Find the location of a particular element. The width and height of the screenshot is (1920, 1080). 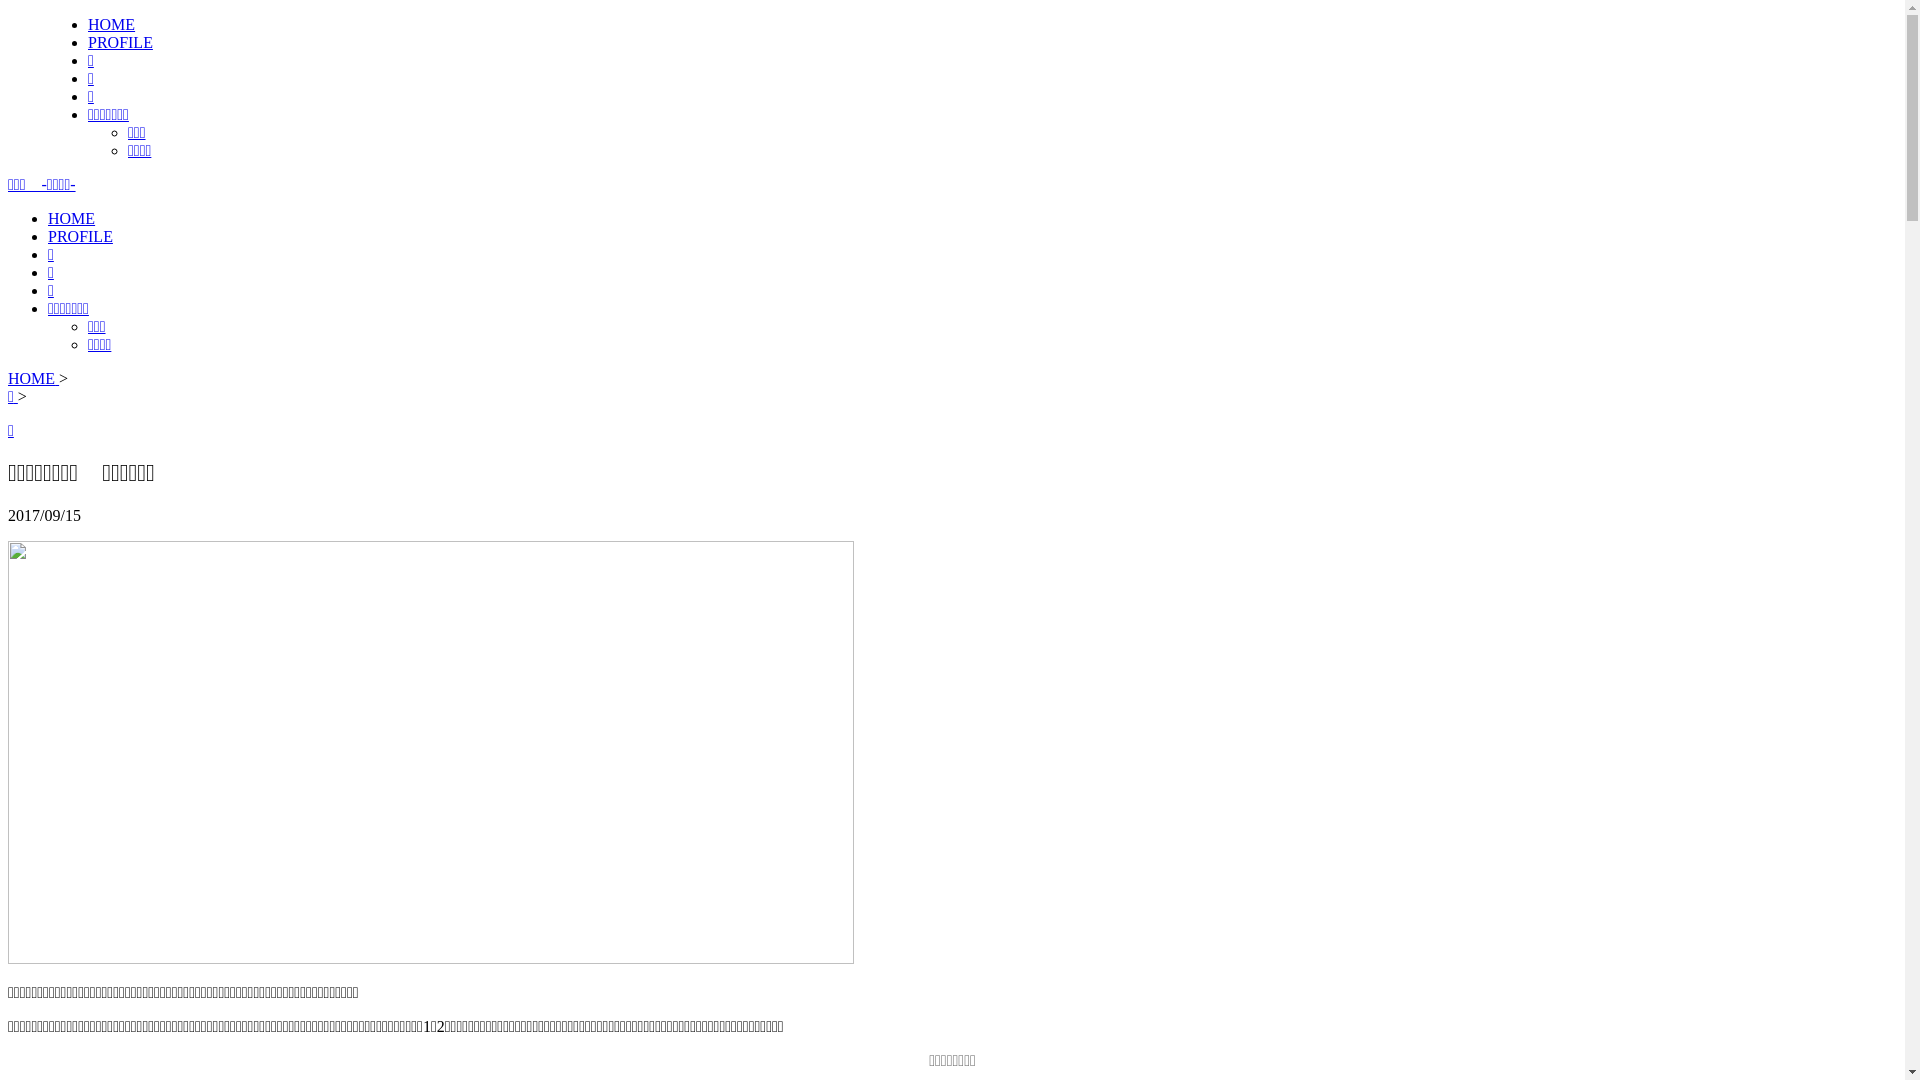

'PROFILE' is located at coordinates (119, 42).